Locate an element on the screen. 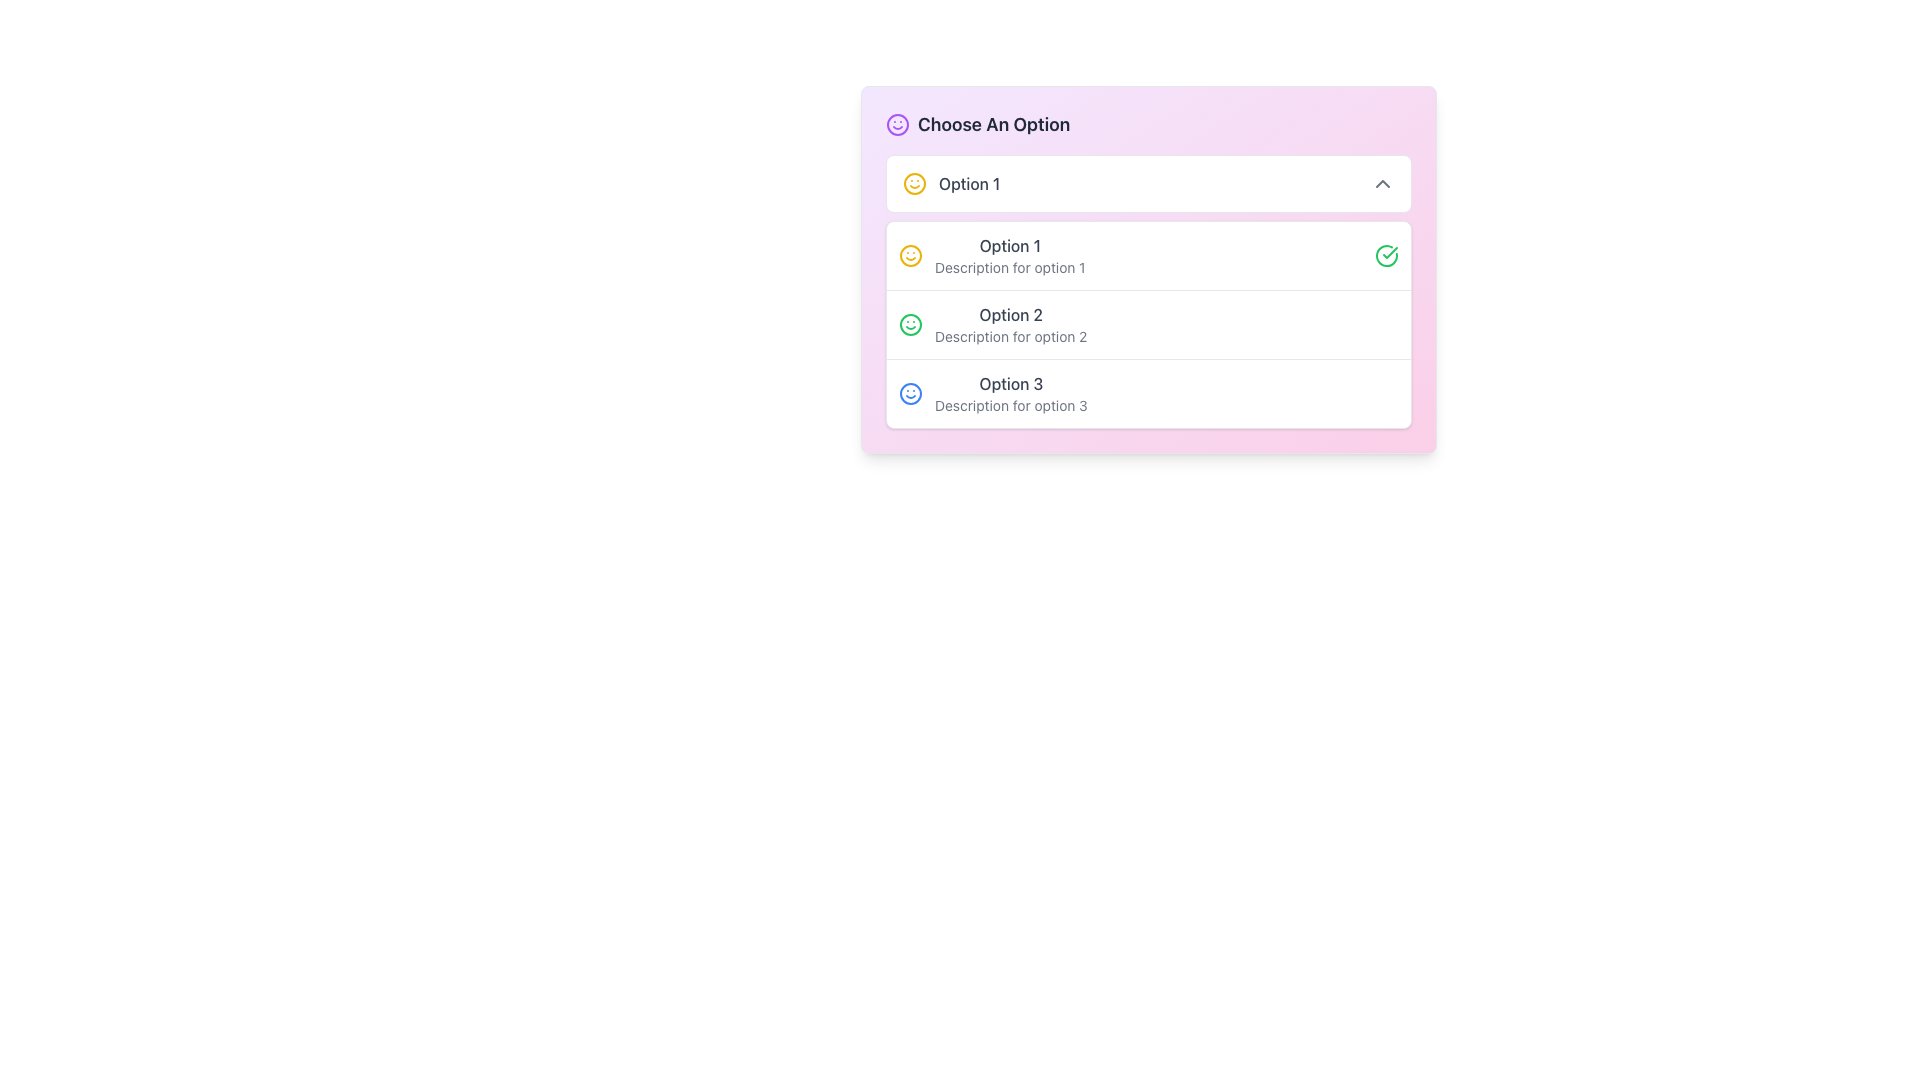 The height and width of the screenshot is (1080, 1920). the third menu option labeled 'Option 3' by clicking it is located at coordinates (1148, 393).